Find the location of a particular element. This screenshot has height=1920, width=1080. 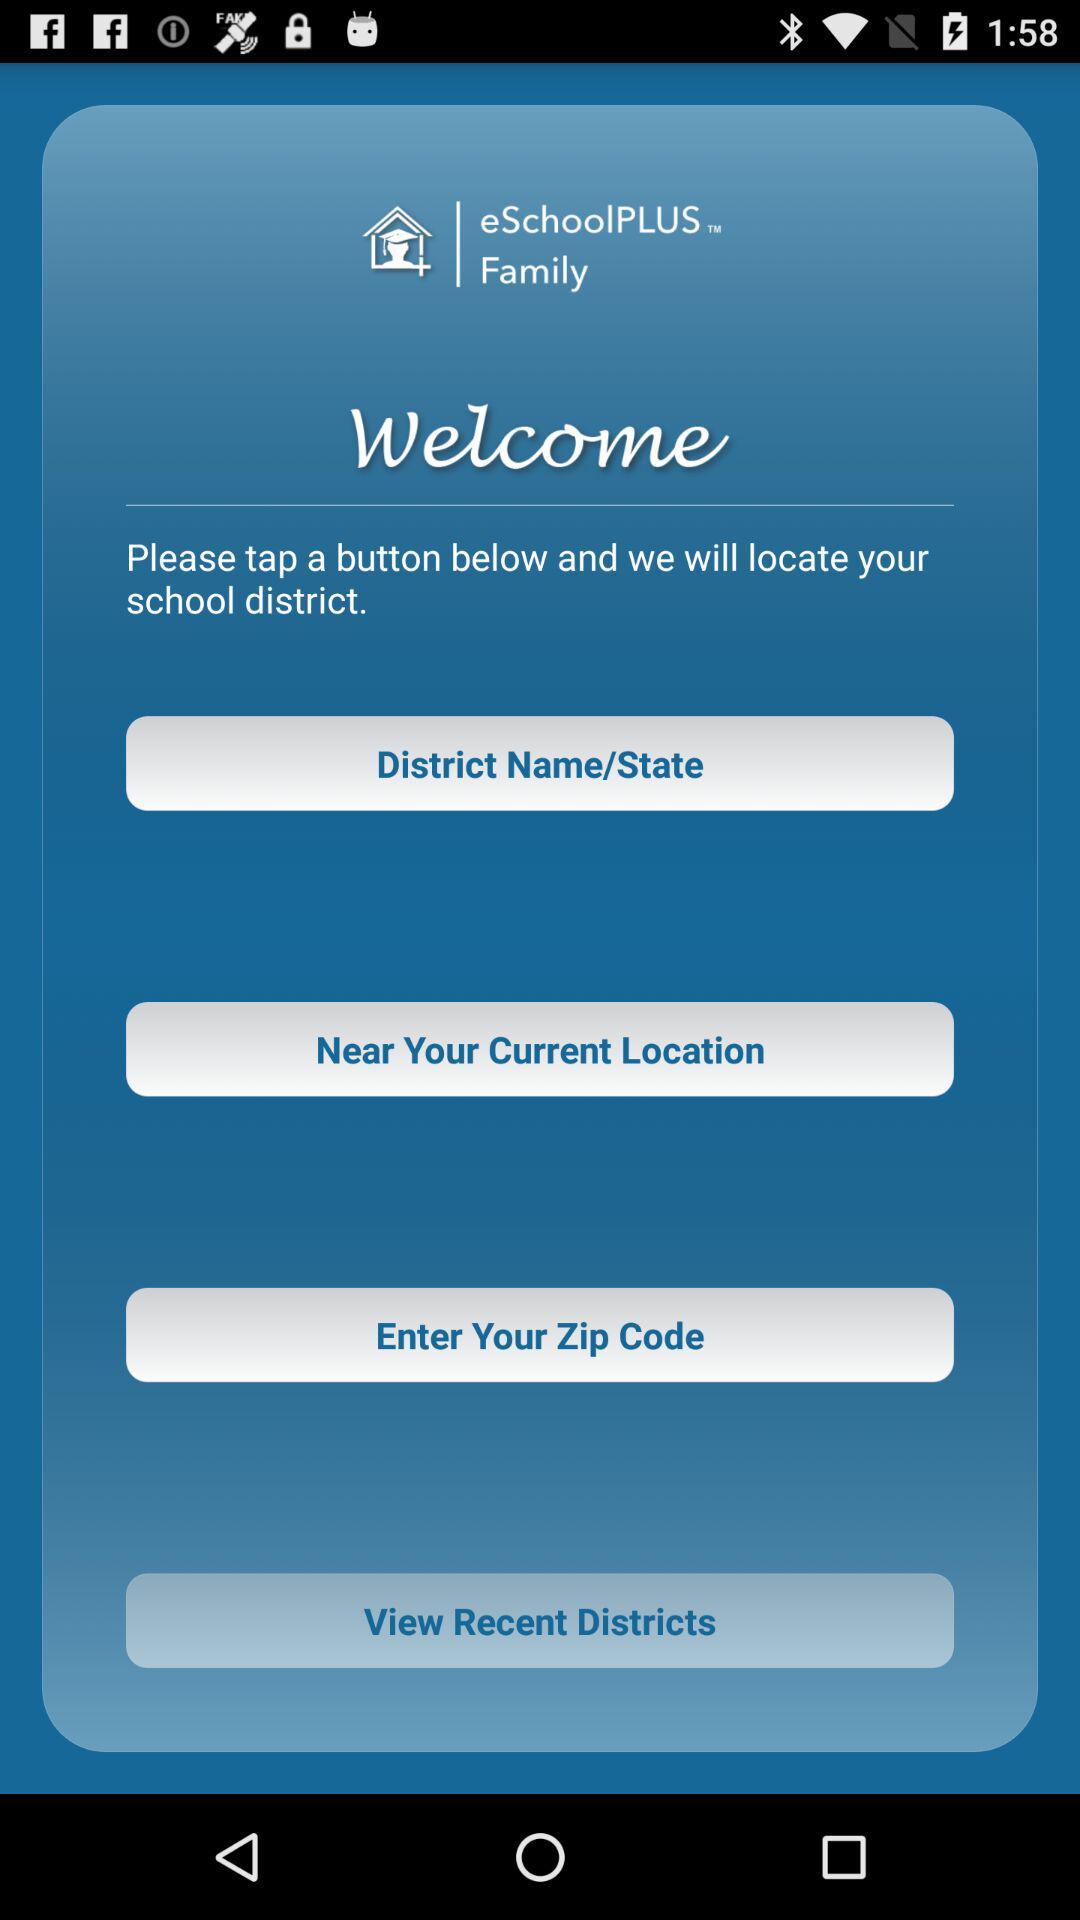

view recent districts icon is located at coordinates (540, 1620).